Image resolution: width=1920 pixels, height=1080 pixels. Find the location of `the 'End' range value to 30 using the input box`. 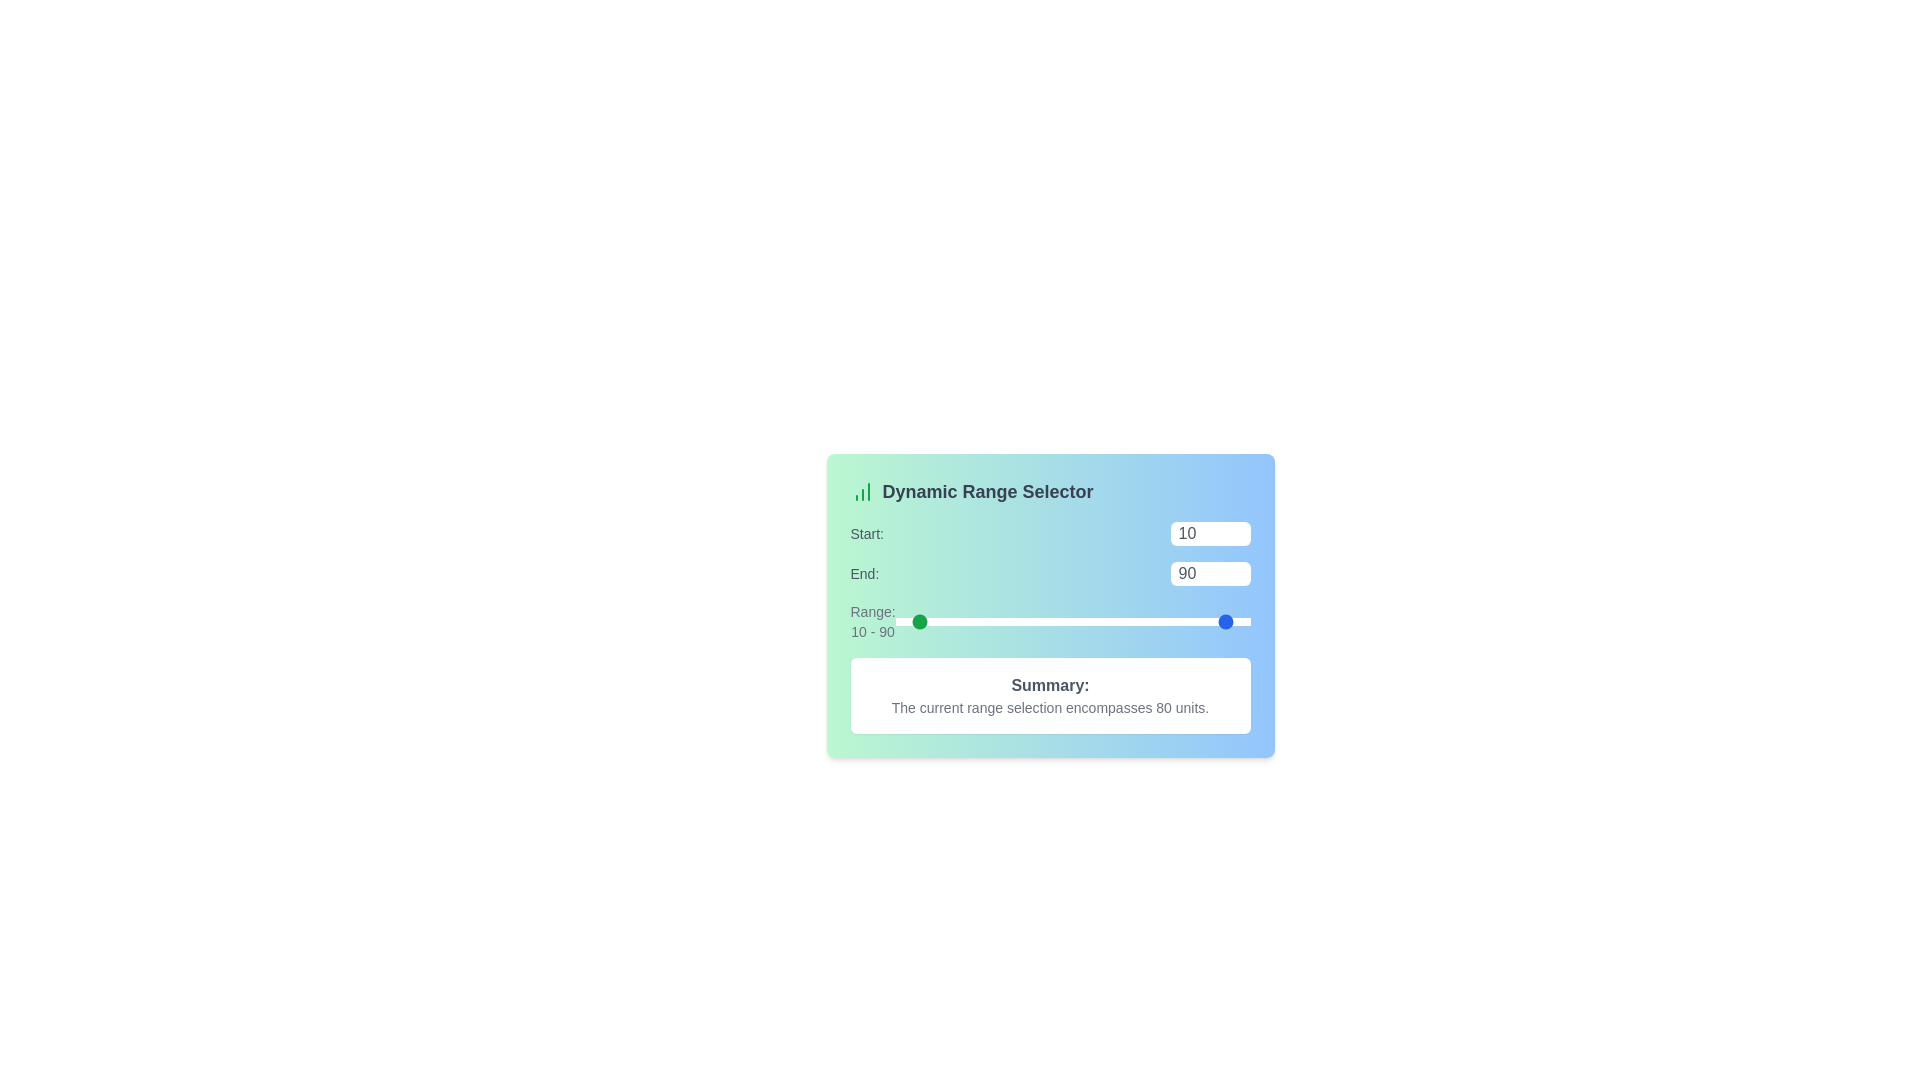

the 'End' range value to 30 using the input box is located at coordinates (1209, 574).